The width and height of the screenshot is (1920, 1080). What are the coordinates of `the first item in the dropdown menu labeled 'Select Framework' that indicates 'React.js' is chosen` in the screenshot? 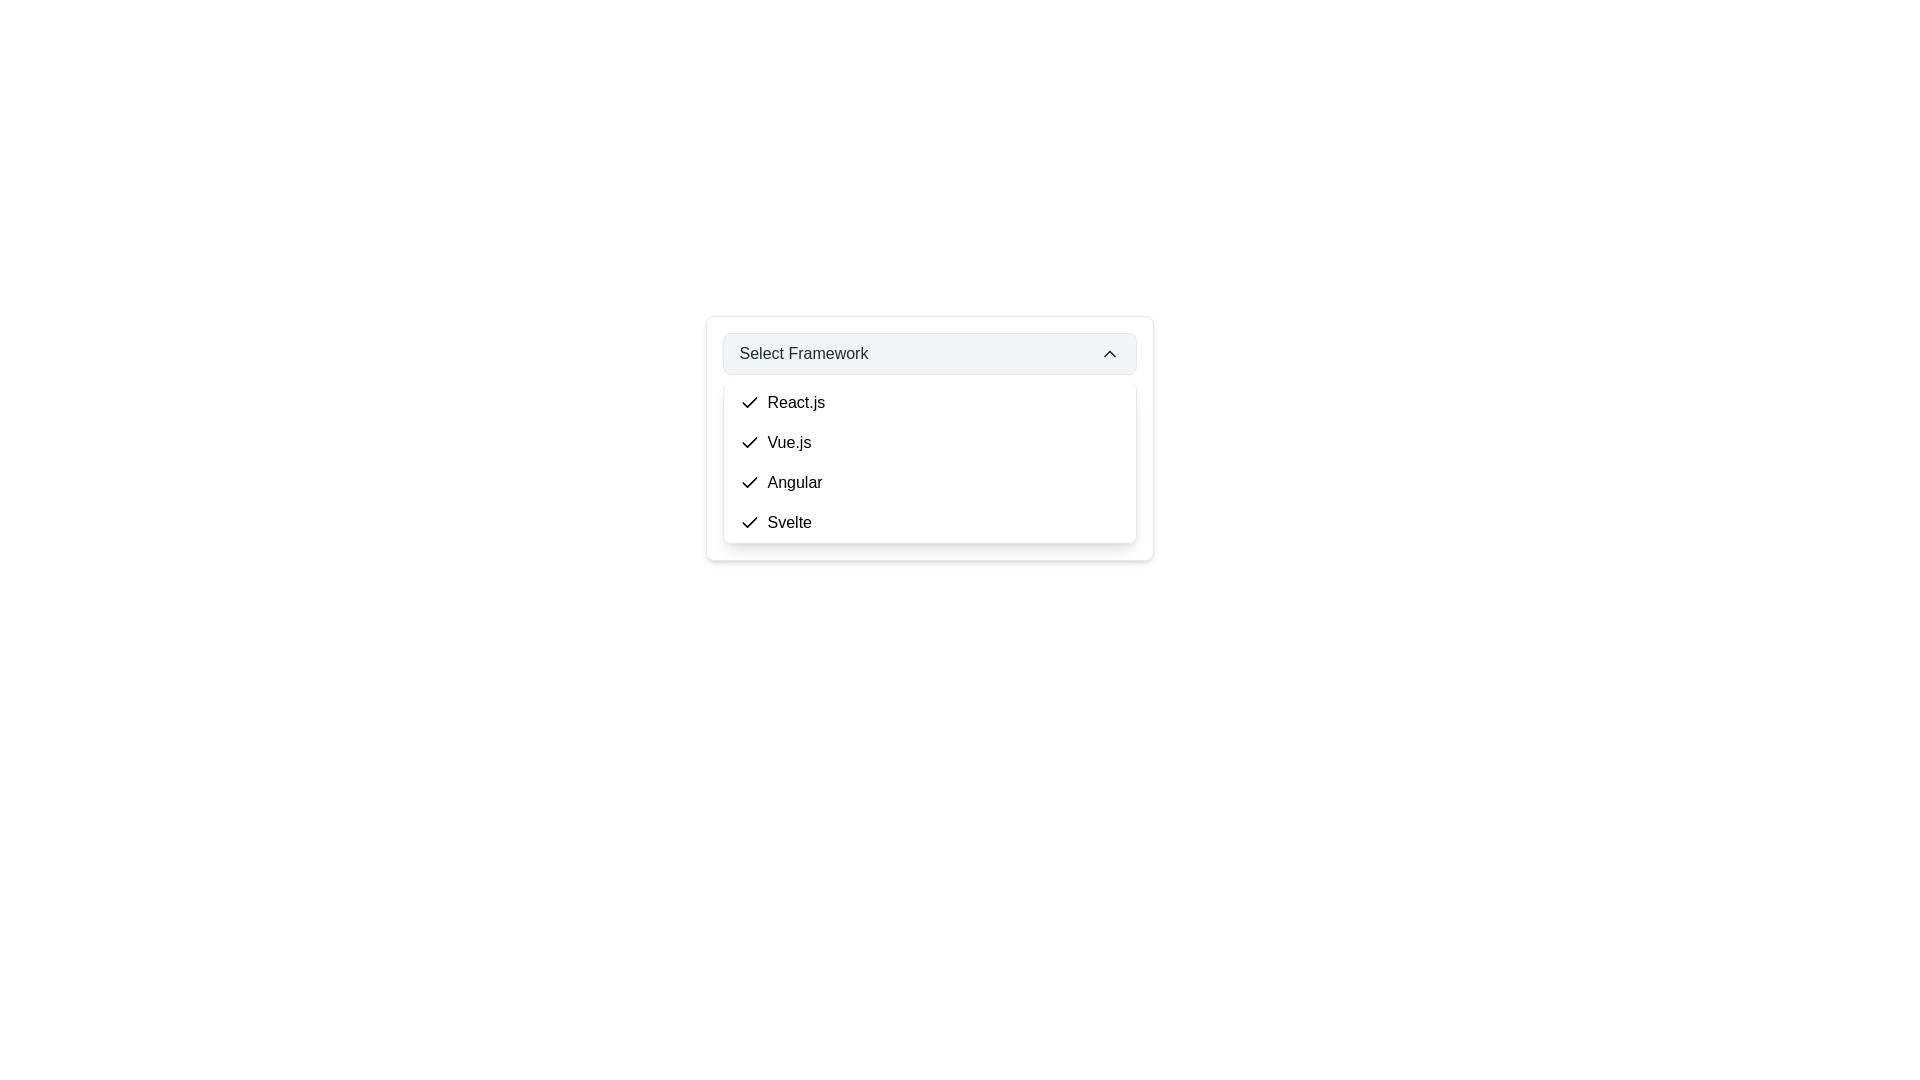 It's located at (781, 402).